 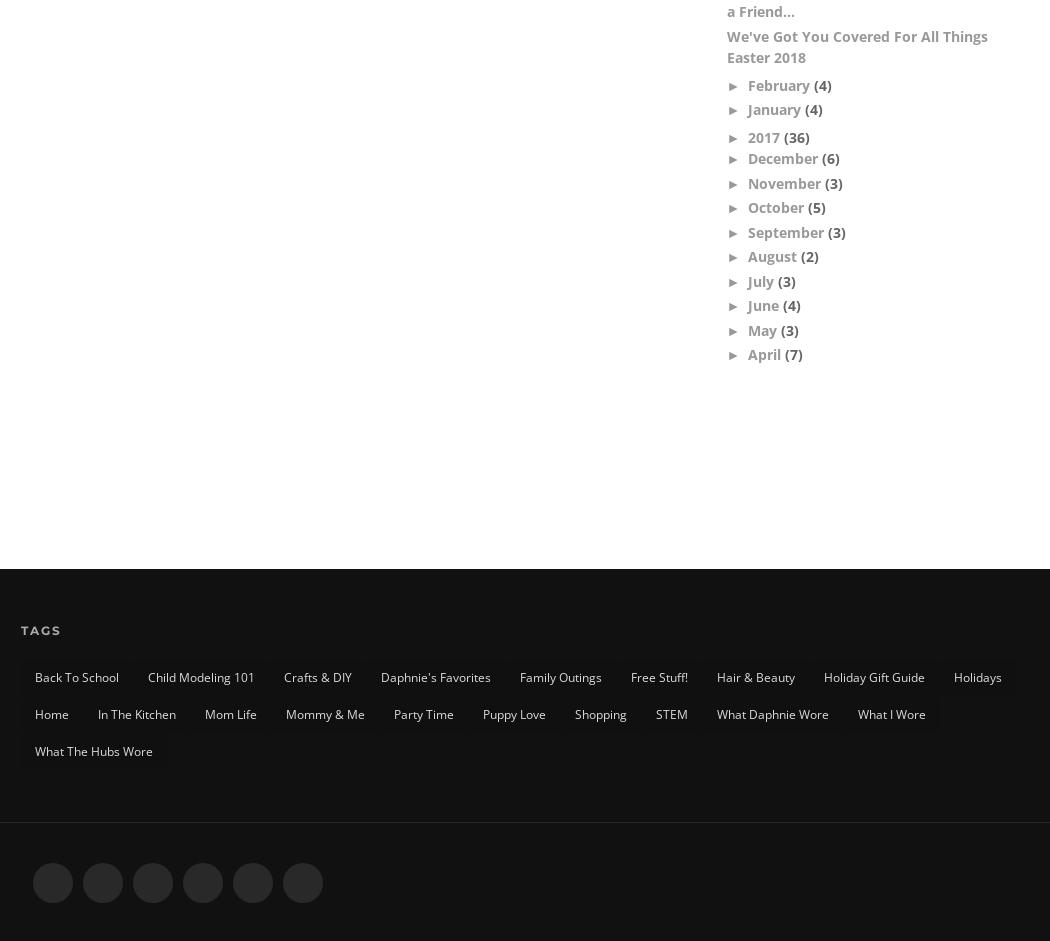 What do you see at coordinates (764, 328) in the screenshot?
I see `'May'` at bounding box center [764, 328].